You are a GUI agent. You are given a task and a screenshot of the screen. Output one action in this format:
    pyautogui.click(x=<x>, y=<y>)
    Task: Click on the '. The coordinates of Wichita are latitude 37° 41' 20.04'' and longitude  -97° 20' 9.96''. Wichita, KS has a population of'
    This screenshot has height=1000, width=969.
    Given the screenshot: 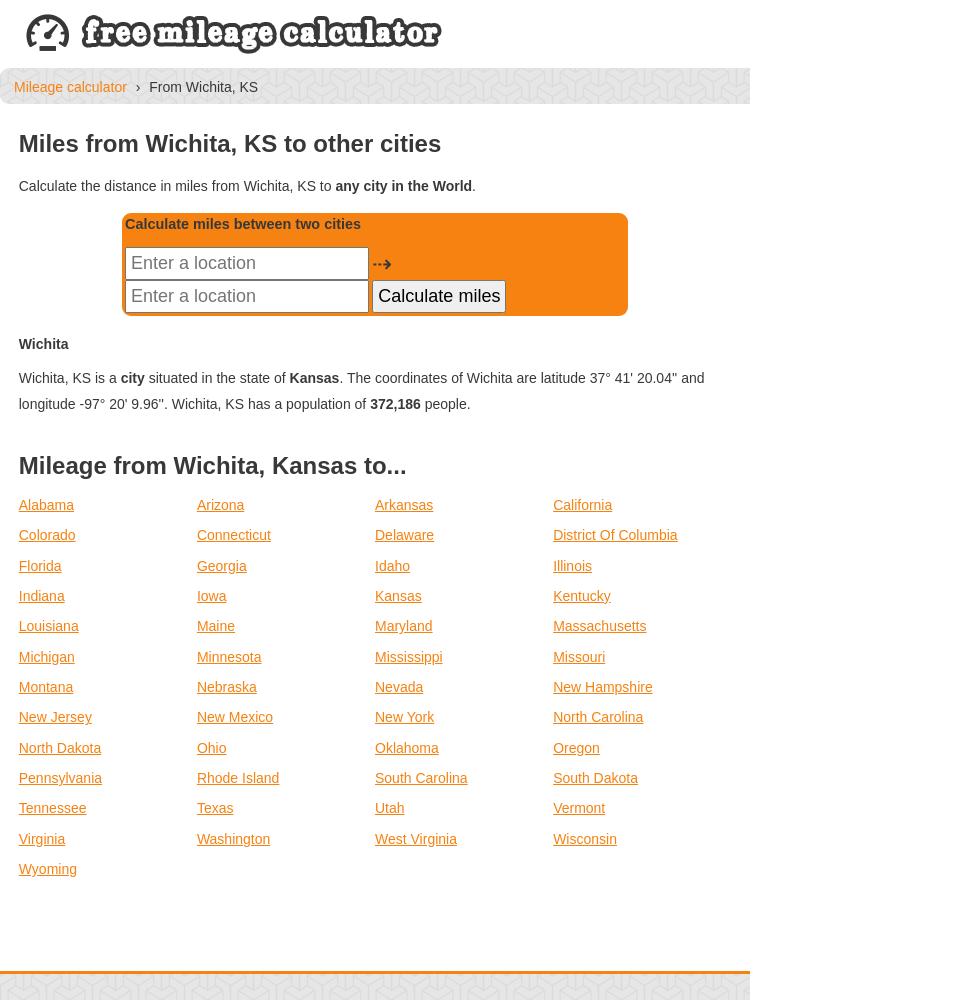 What is the action you would take?
    pyautogui.click(x=360, y=390)
    